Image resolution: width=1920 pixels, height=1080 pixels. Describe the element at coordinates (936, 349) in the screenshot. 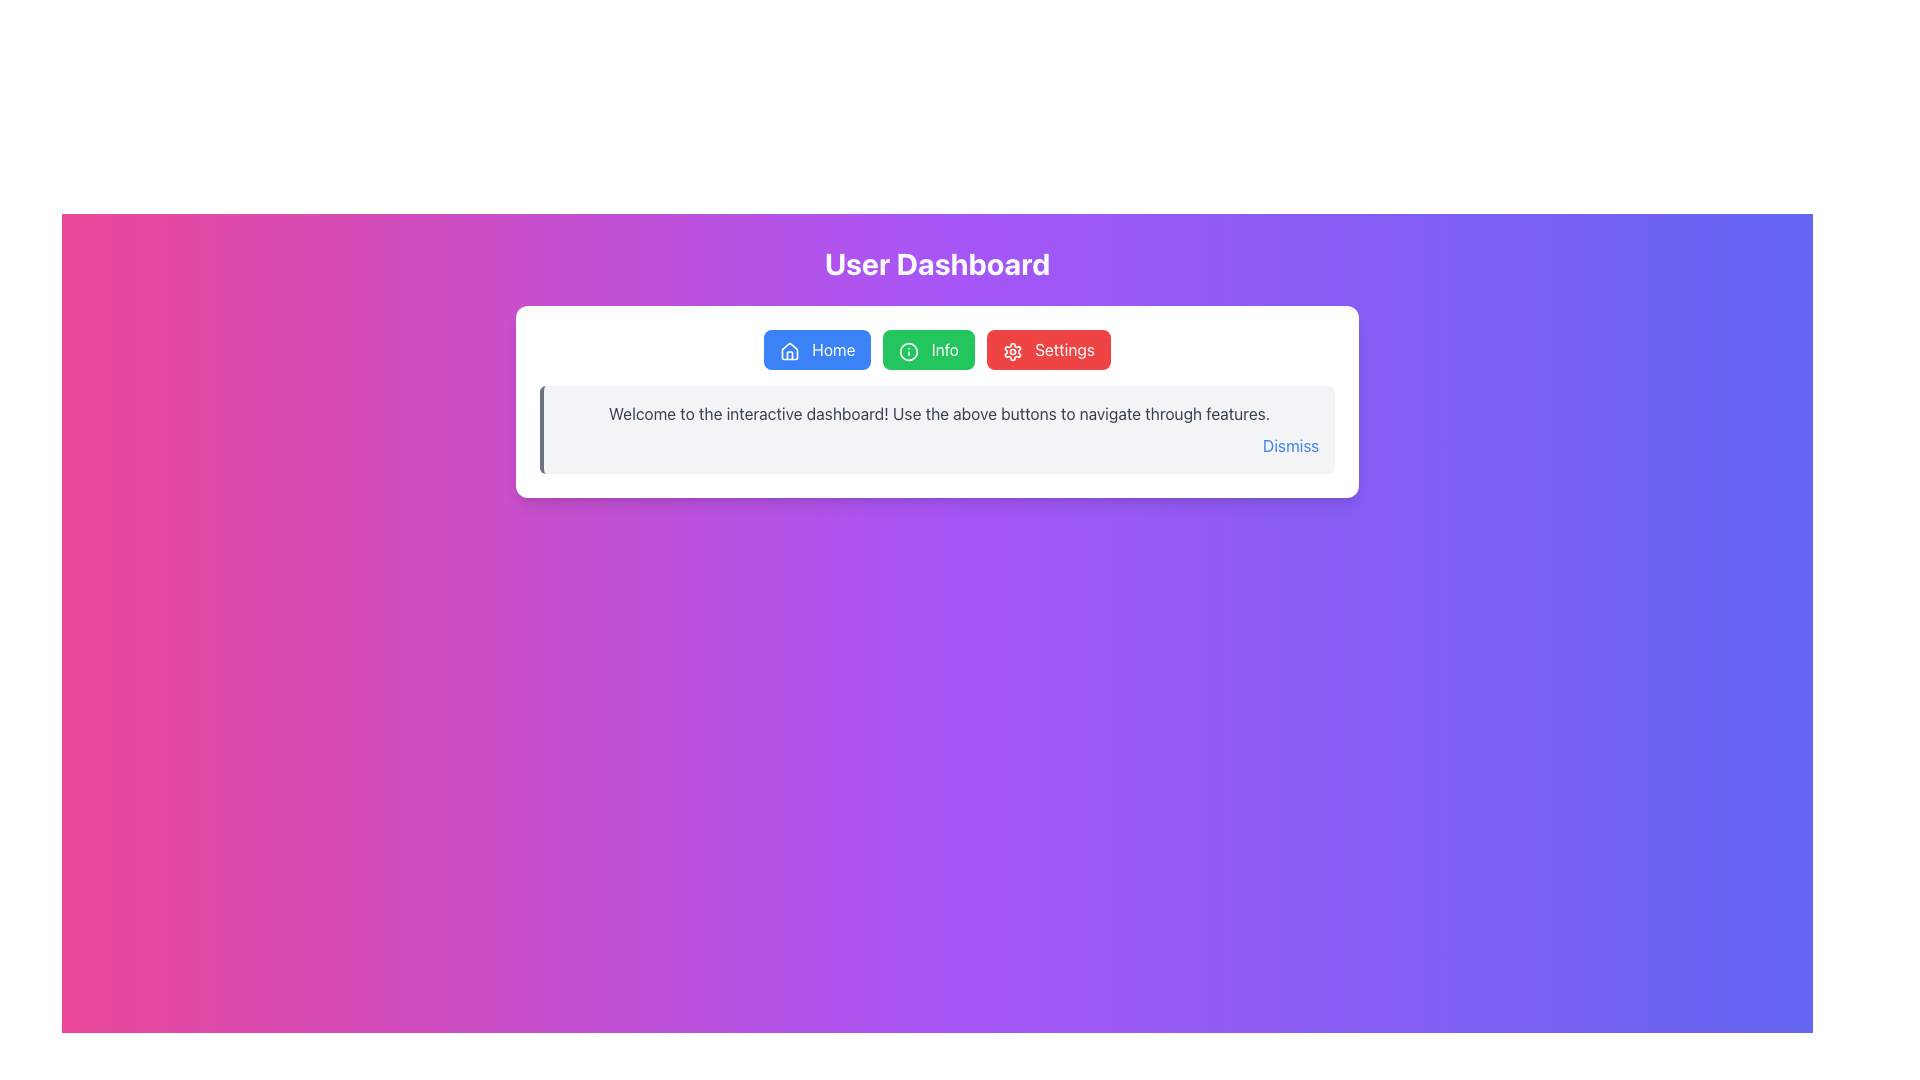

I see `the green 'Info' button located centrally in the horizontal row of three buttons` at that location.